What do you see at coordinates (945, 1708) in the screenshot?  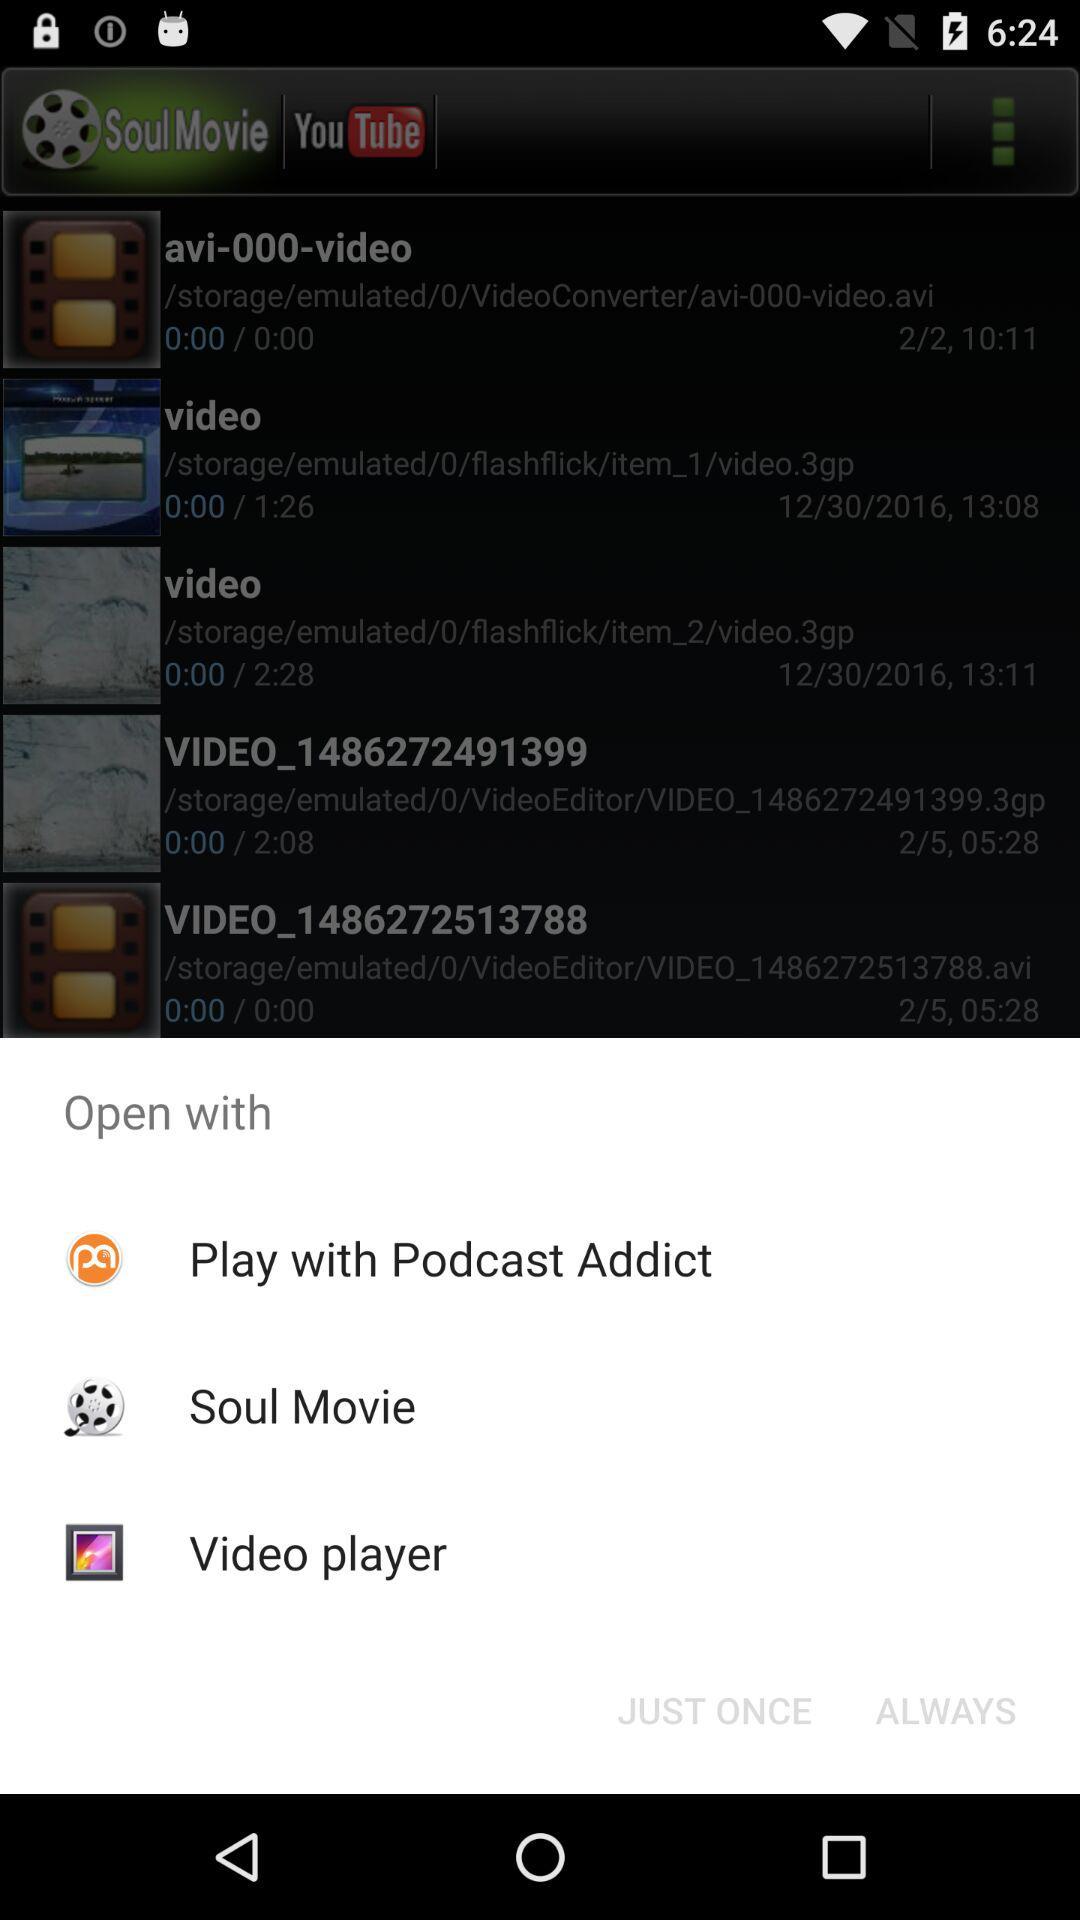 I see `the item at the bottom right corner` at bounding box center [945, 1708].